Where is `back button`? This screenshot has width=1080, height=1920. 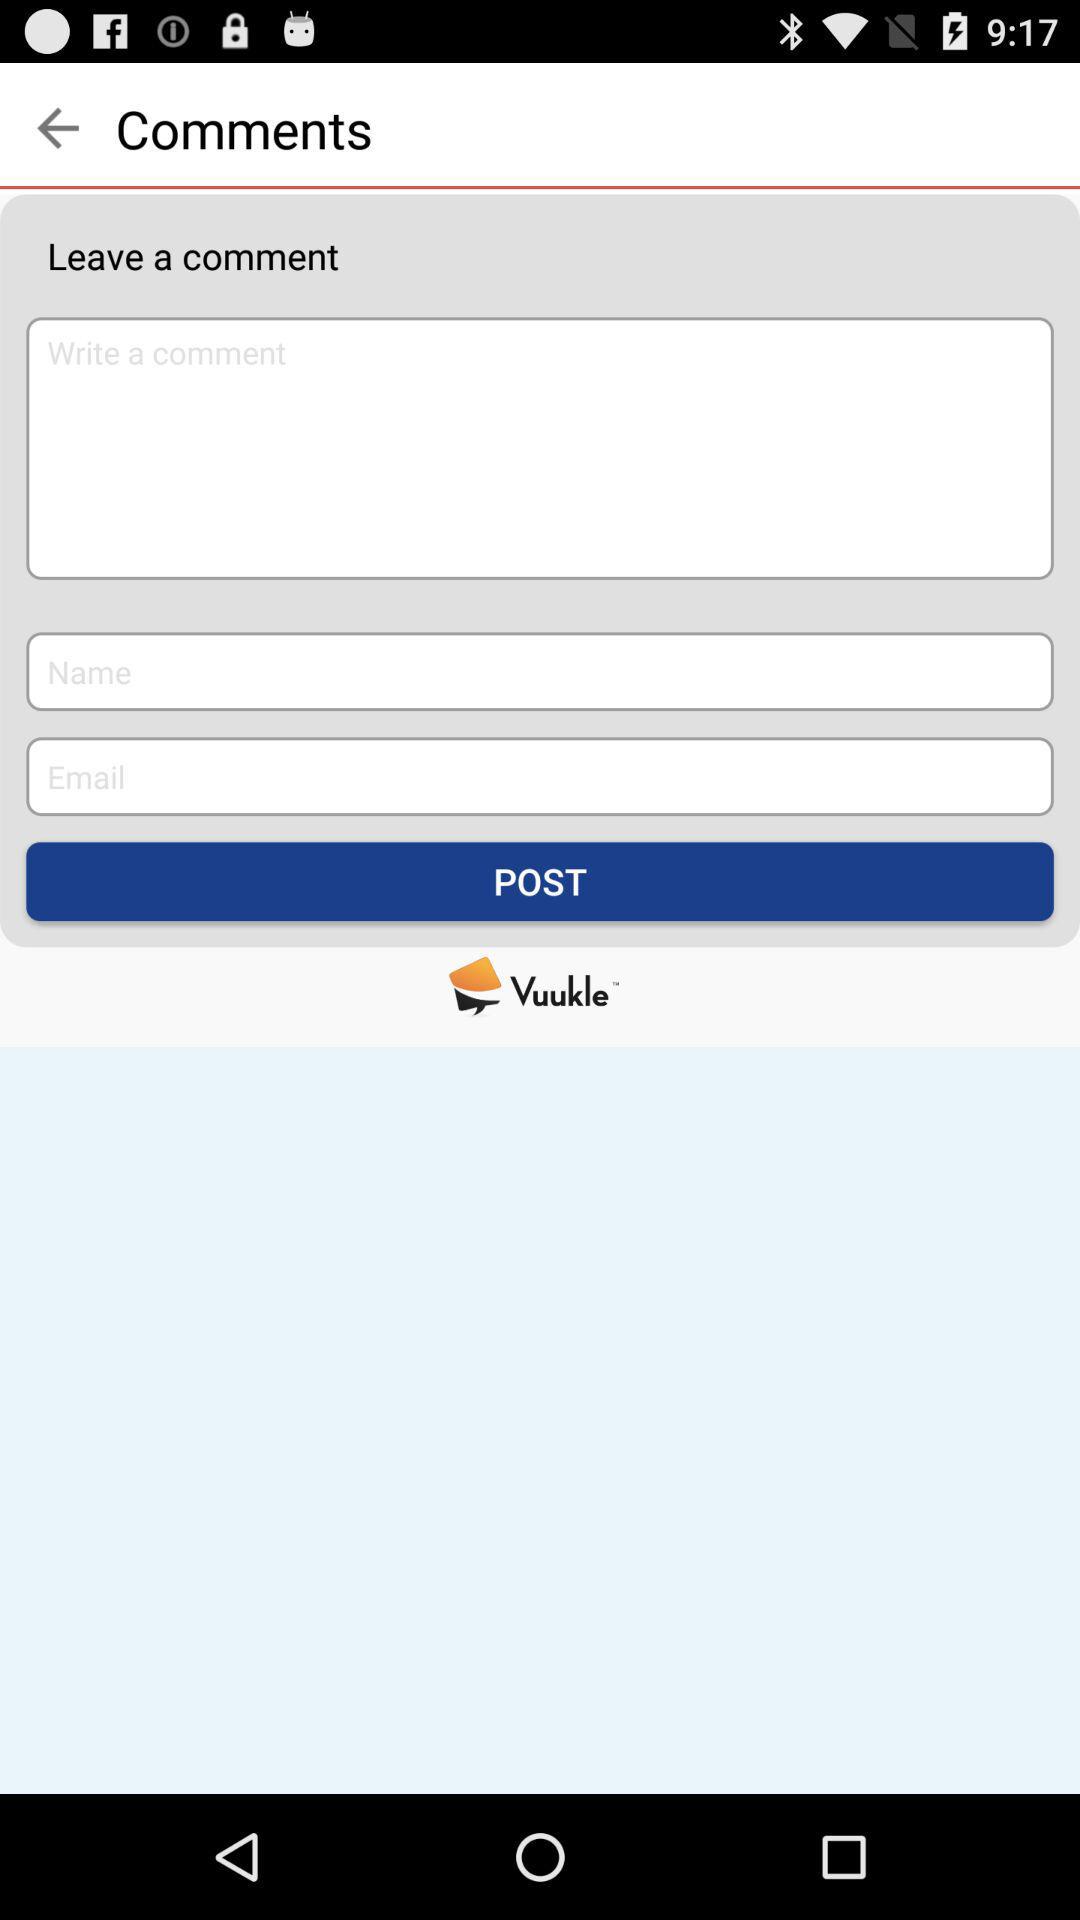
back button is located at coordinates (56, 127).